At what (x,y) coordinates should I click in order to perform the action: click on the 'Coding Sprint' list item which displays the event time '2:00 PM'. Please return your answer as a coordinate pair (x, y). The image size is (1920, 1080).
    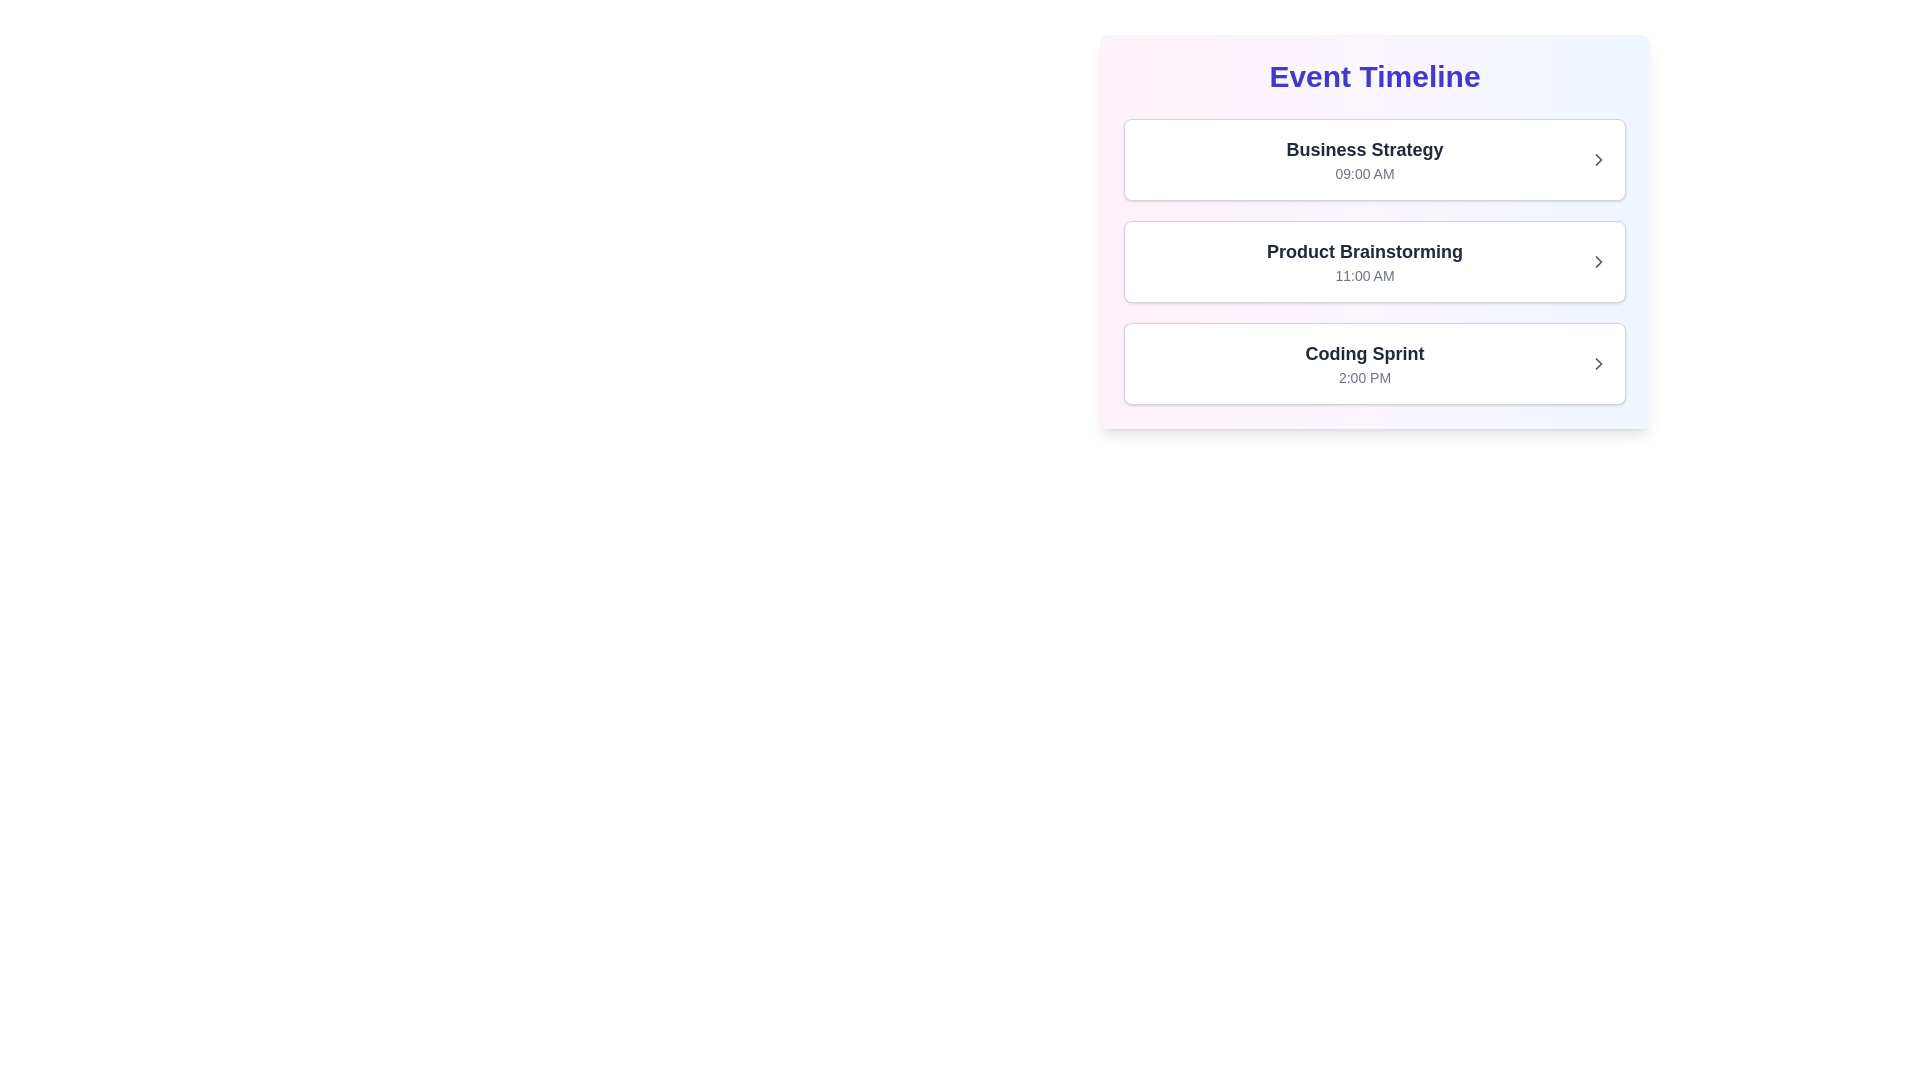
    Looking at the image, I should click on (1363, 363).